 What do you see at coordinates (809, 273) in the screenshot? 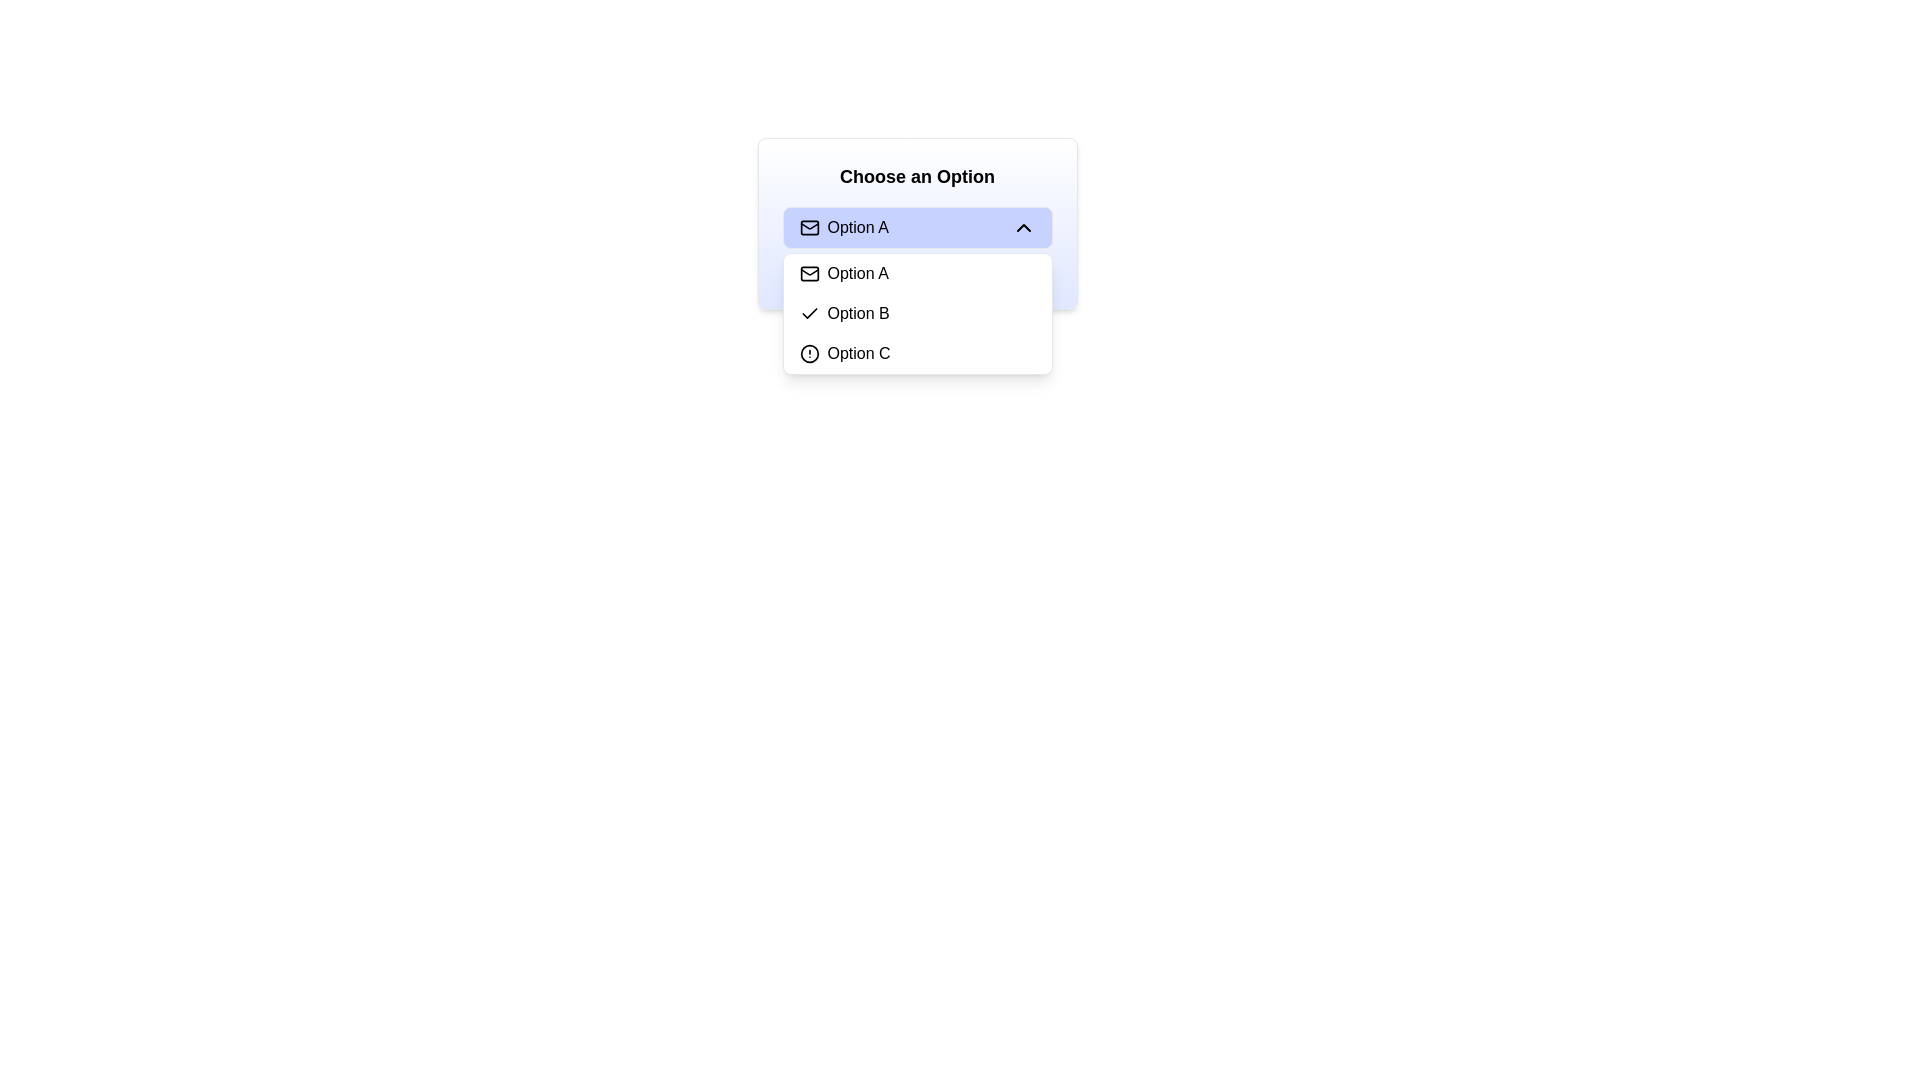
I see `the main body of the envelope icon located to the left of the 'Option A' selection in the dropdown menu` at bounding box center [809, 273].